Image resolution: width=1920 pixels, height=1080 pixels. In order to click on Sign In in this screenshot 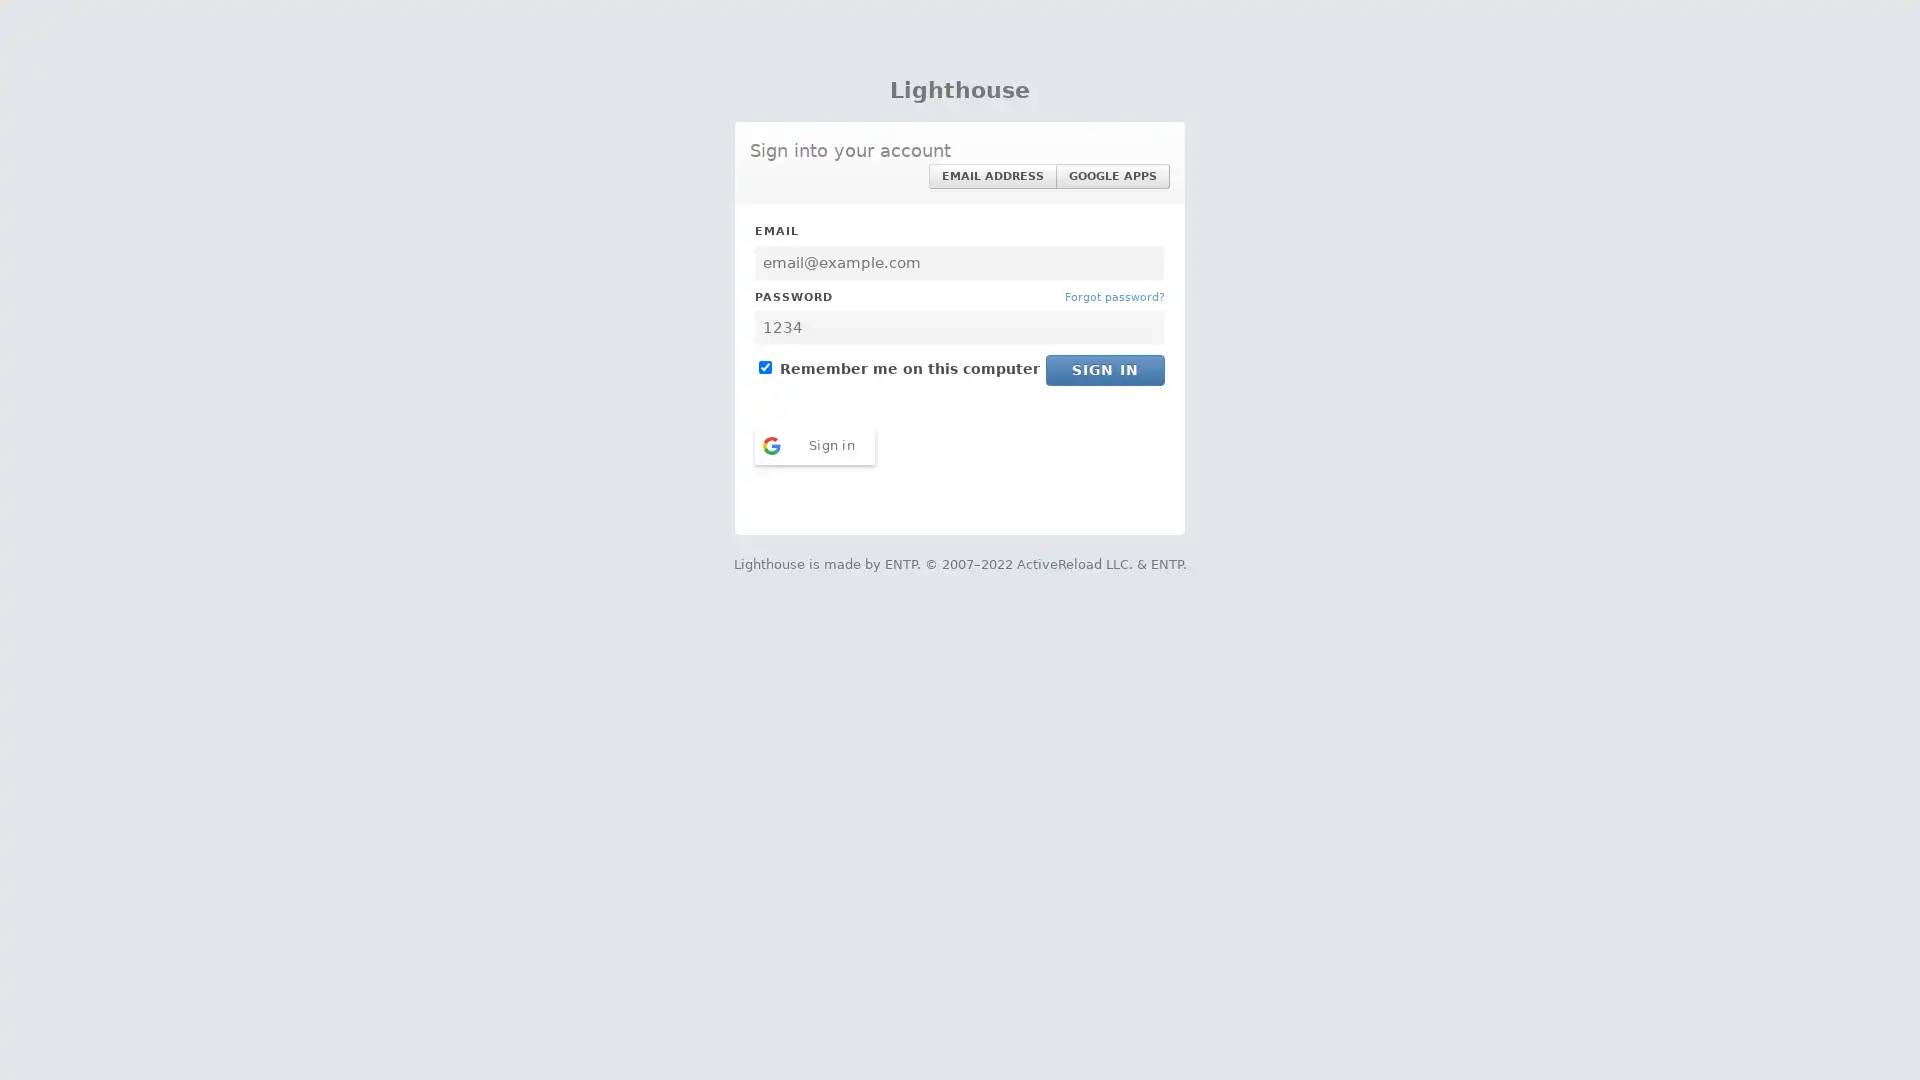, I will do `click(1104, 370)`.